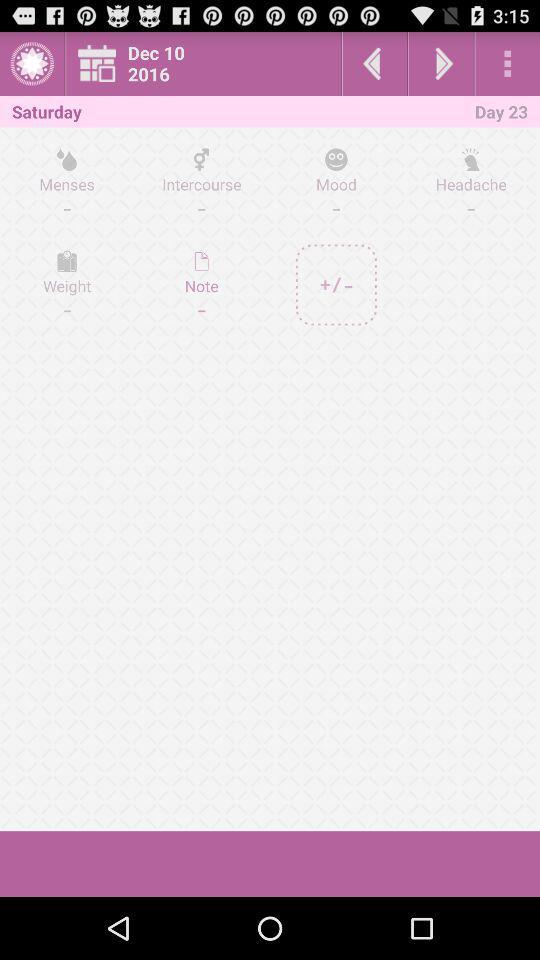 The image size is (540, 960). I want to click on icon to the left of intercourse, so click(67, 183).